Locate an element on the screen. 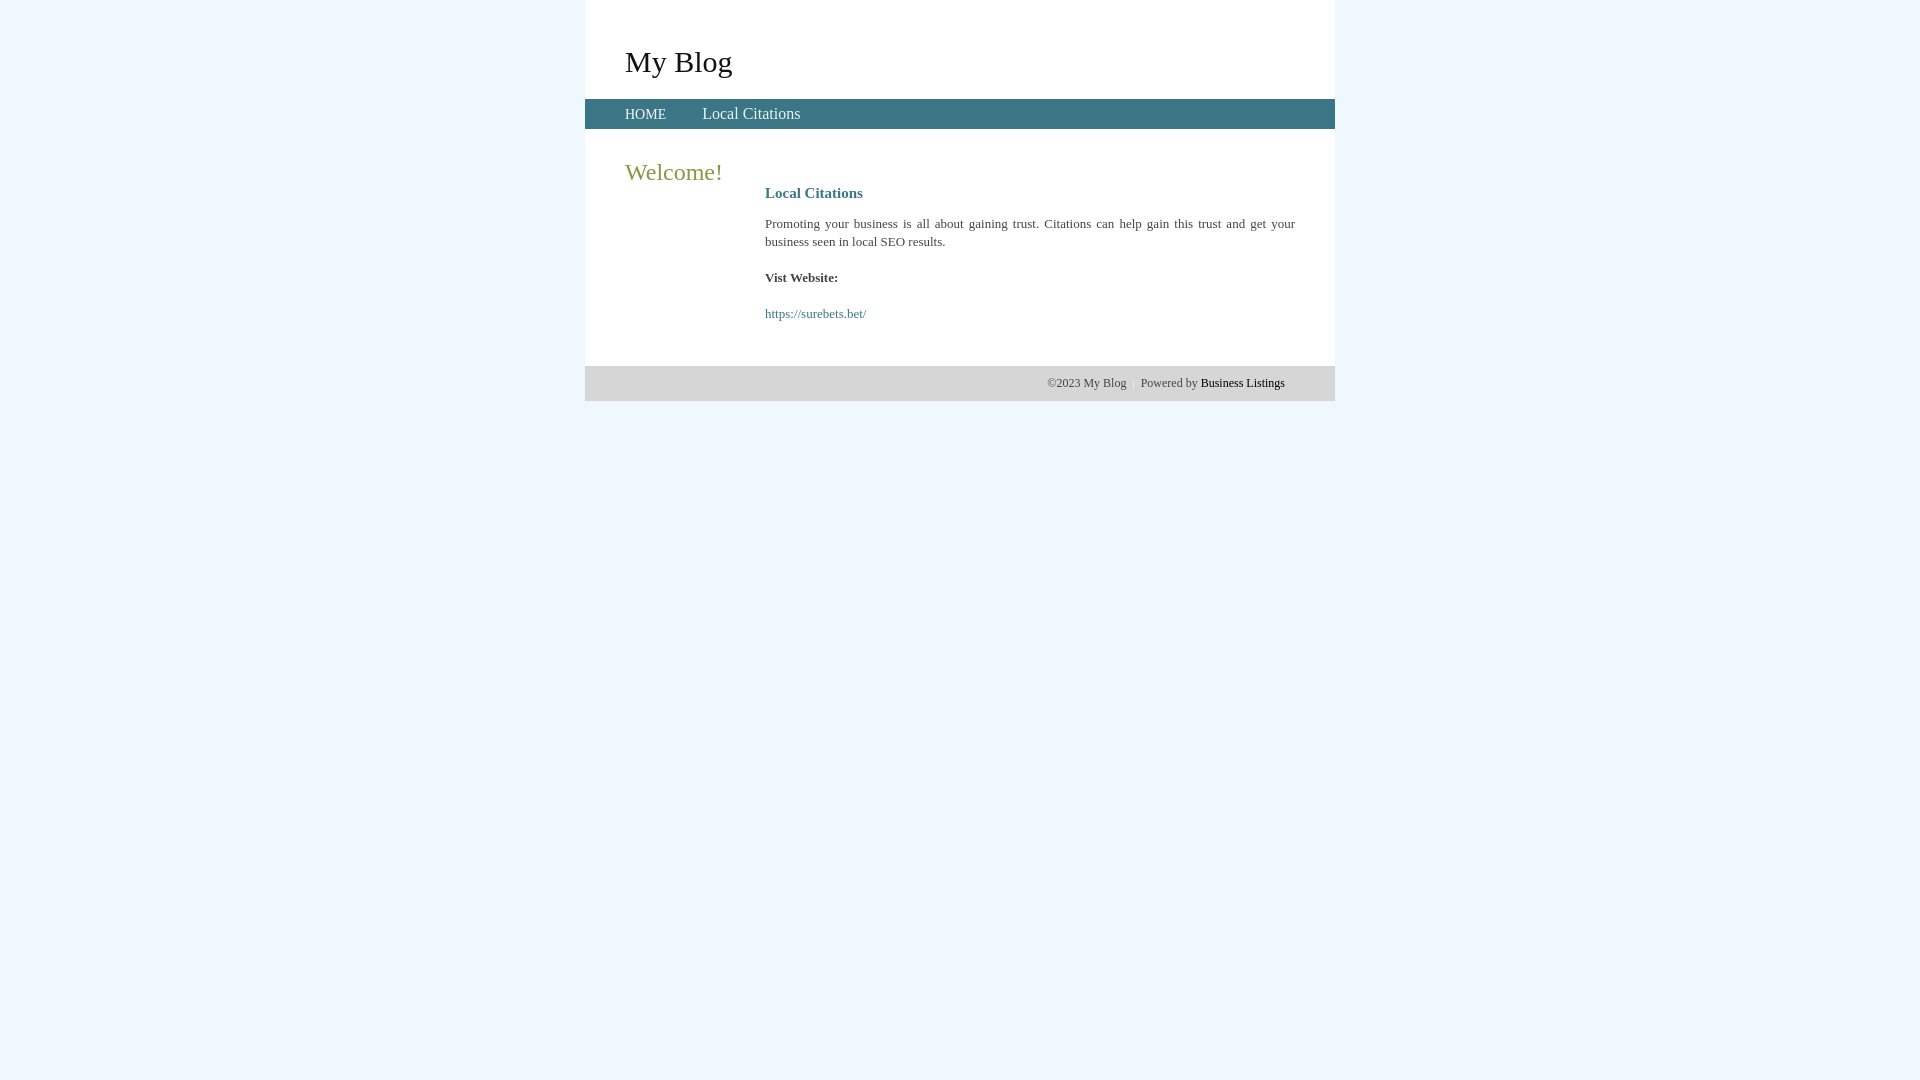 This screenshot has height=1080, width=1920. 'HOME' is located at coordinates (645, 114).